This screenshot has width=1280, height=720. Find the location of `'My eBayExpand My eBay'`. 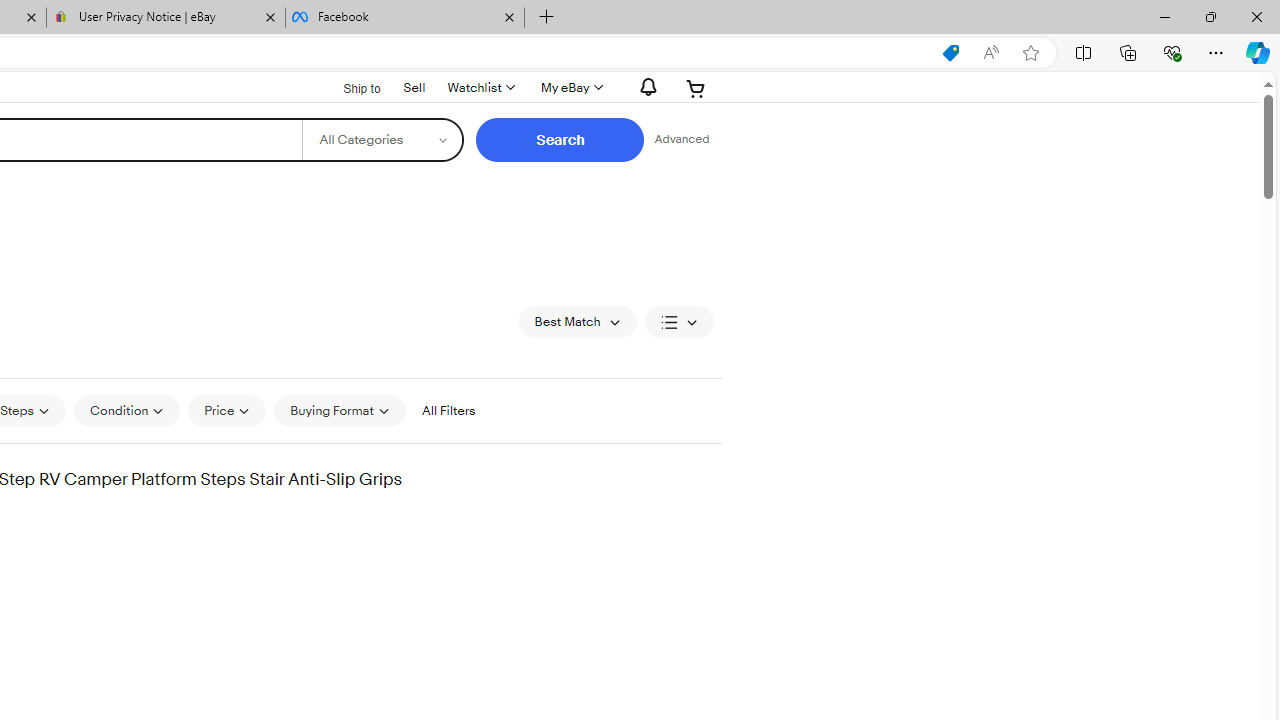

'My eBayExpand My eBay' is located at coordinates (569, 87).